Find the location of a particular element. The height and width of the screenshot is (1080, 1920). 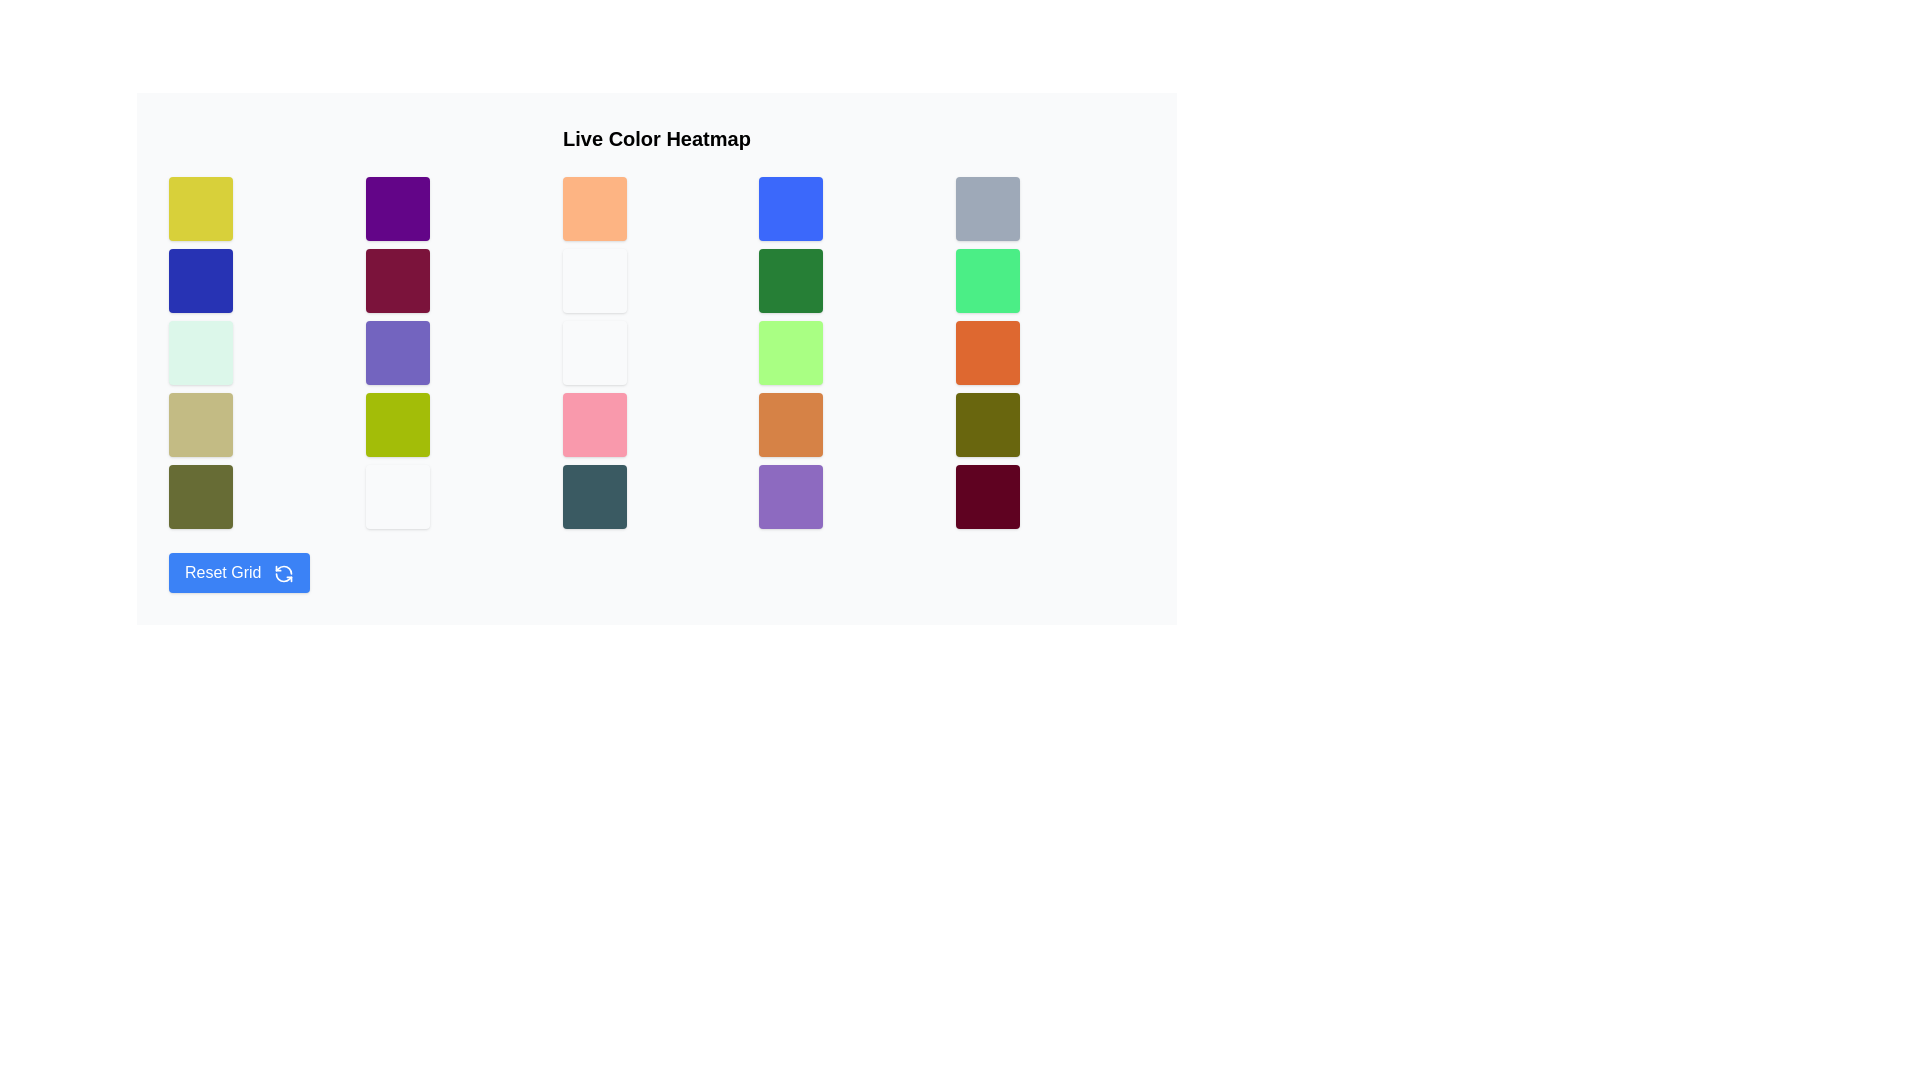

the static visual component located in the first column and first row of the grid layout, positioned at the top-left corner of the grid is located at coordinates (201, 208).